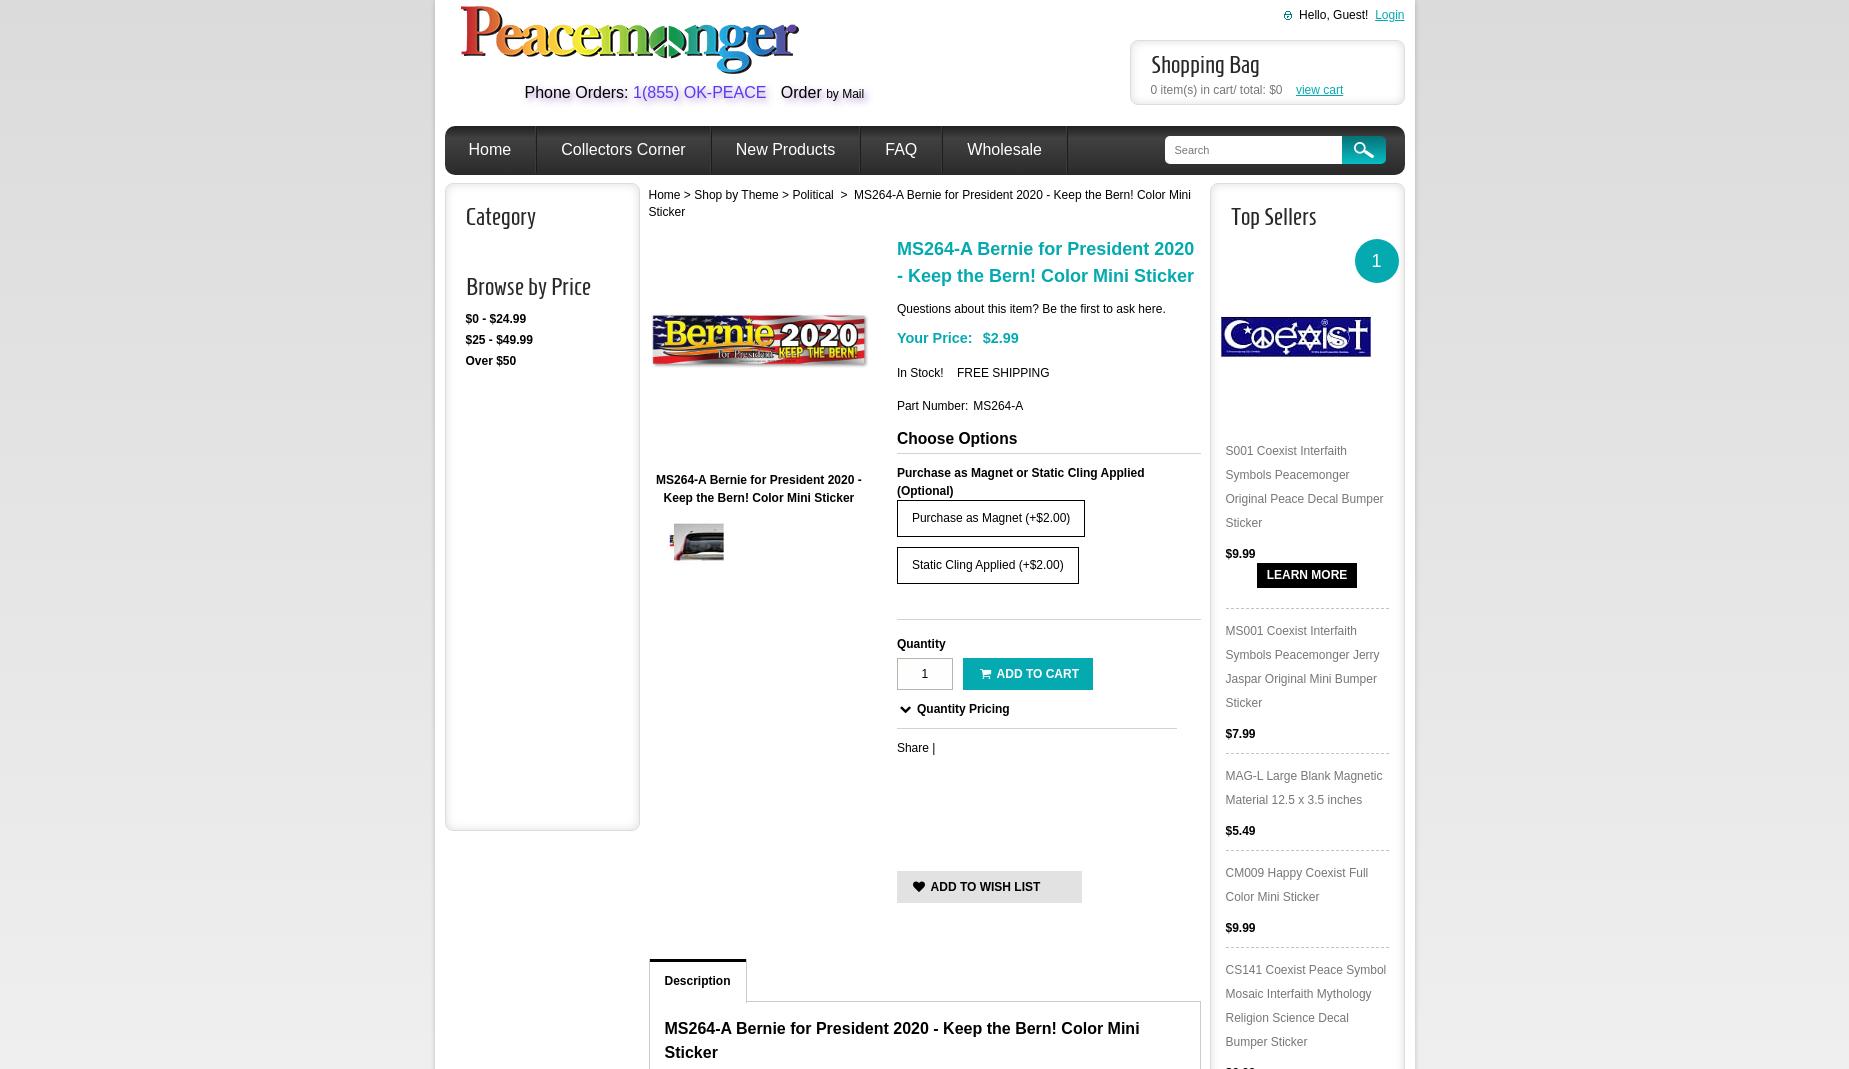 The width and height of the screenshot is (1849, 1069). Describe the element at coordinates (498, 215) in the screenshot. I see `'Category'` at that location.